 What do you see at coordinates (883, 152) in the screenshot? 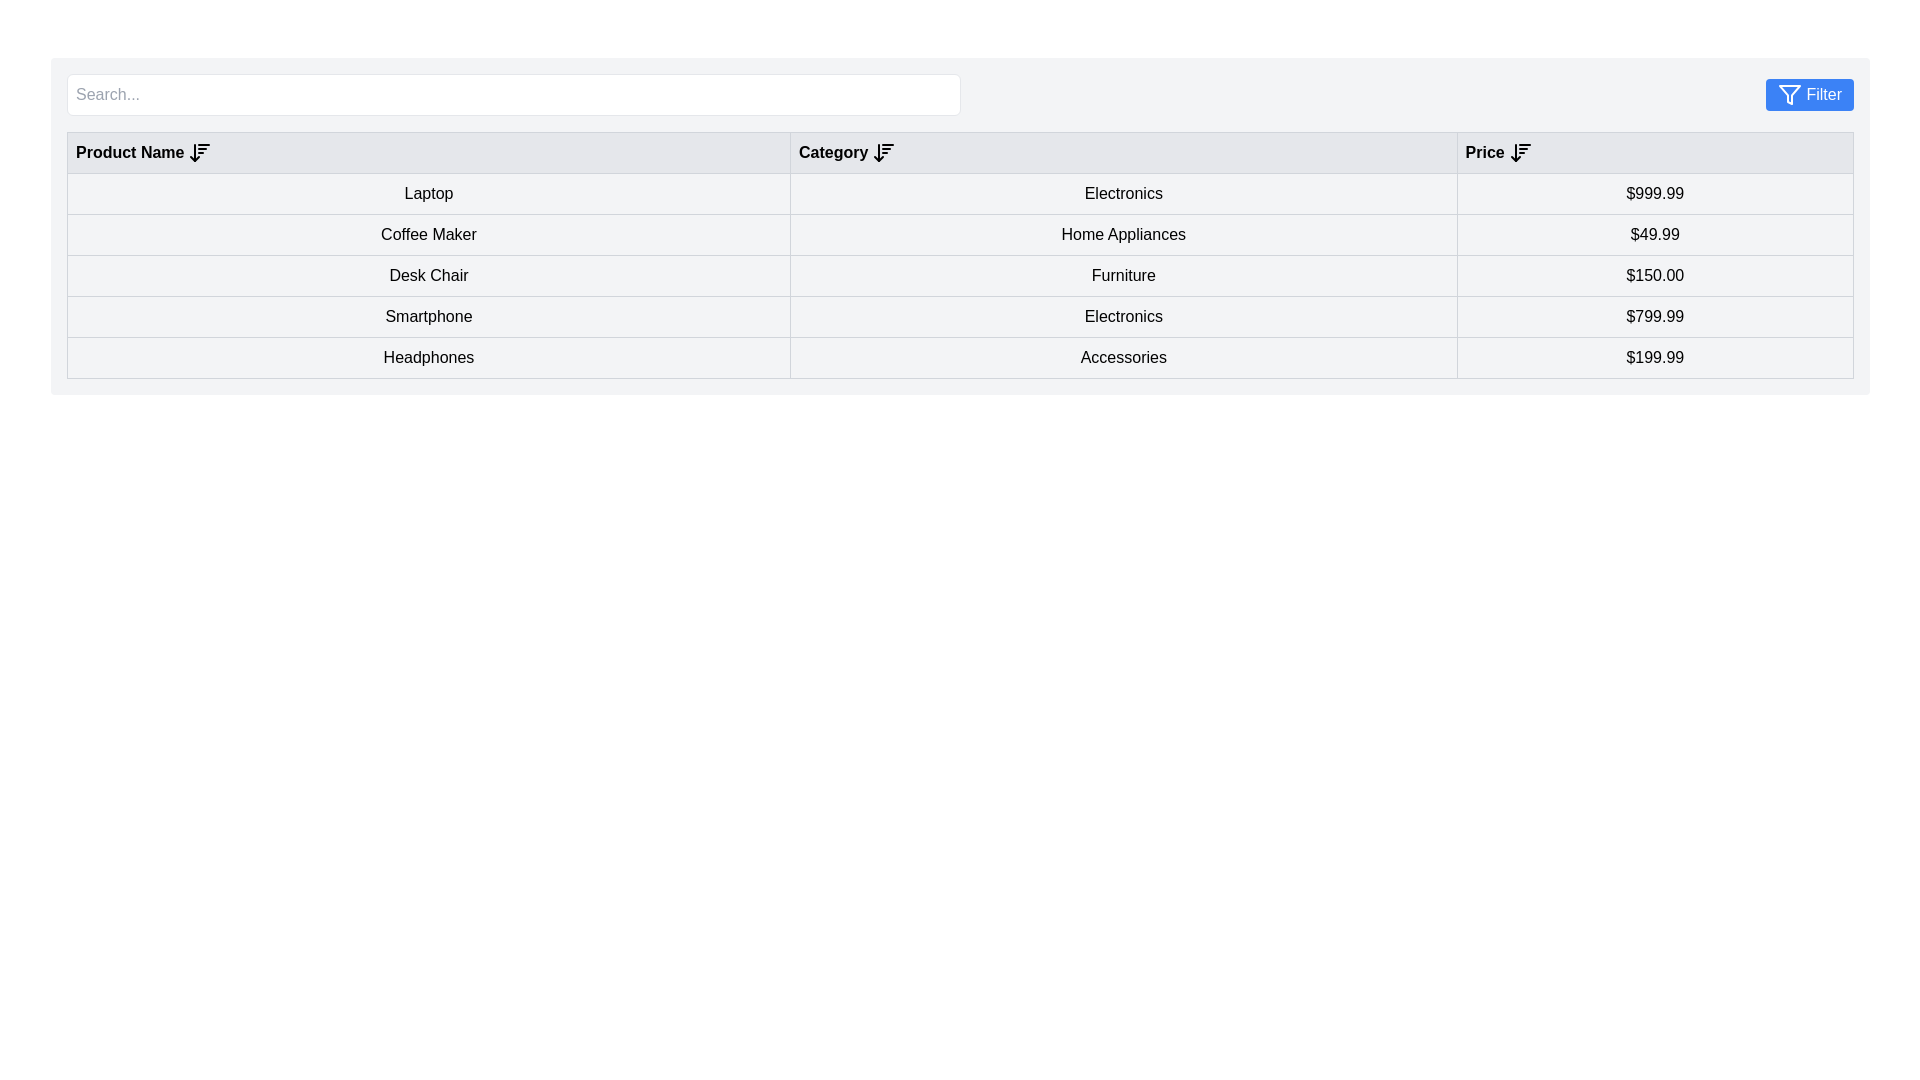
I see `the sorting icon located immediately to the right of the 'Category' column header` at bounding box center [883, 152].